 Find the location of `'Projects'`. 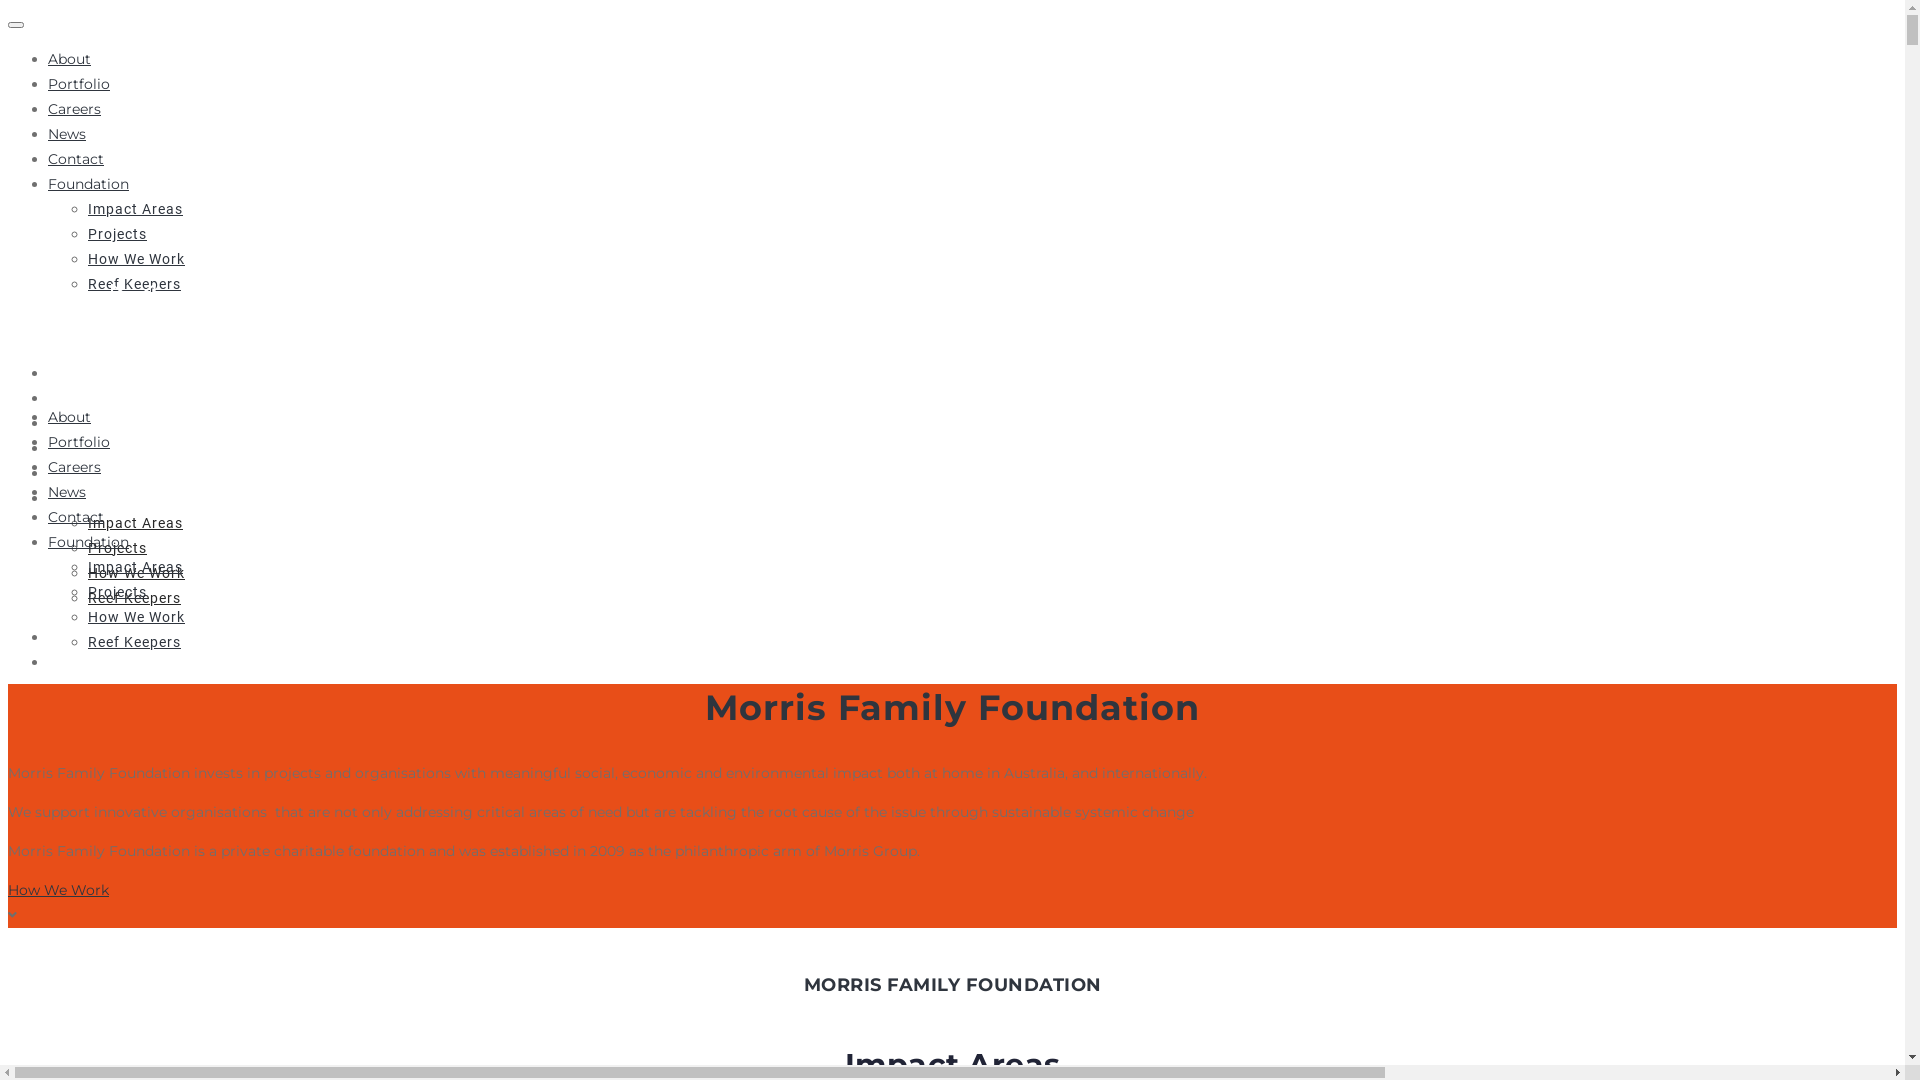

'Projects' is located at coordinates (116, 590).